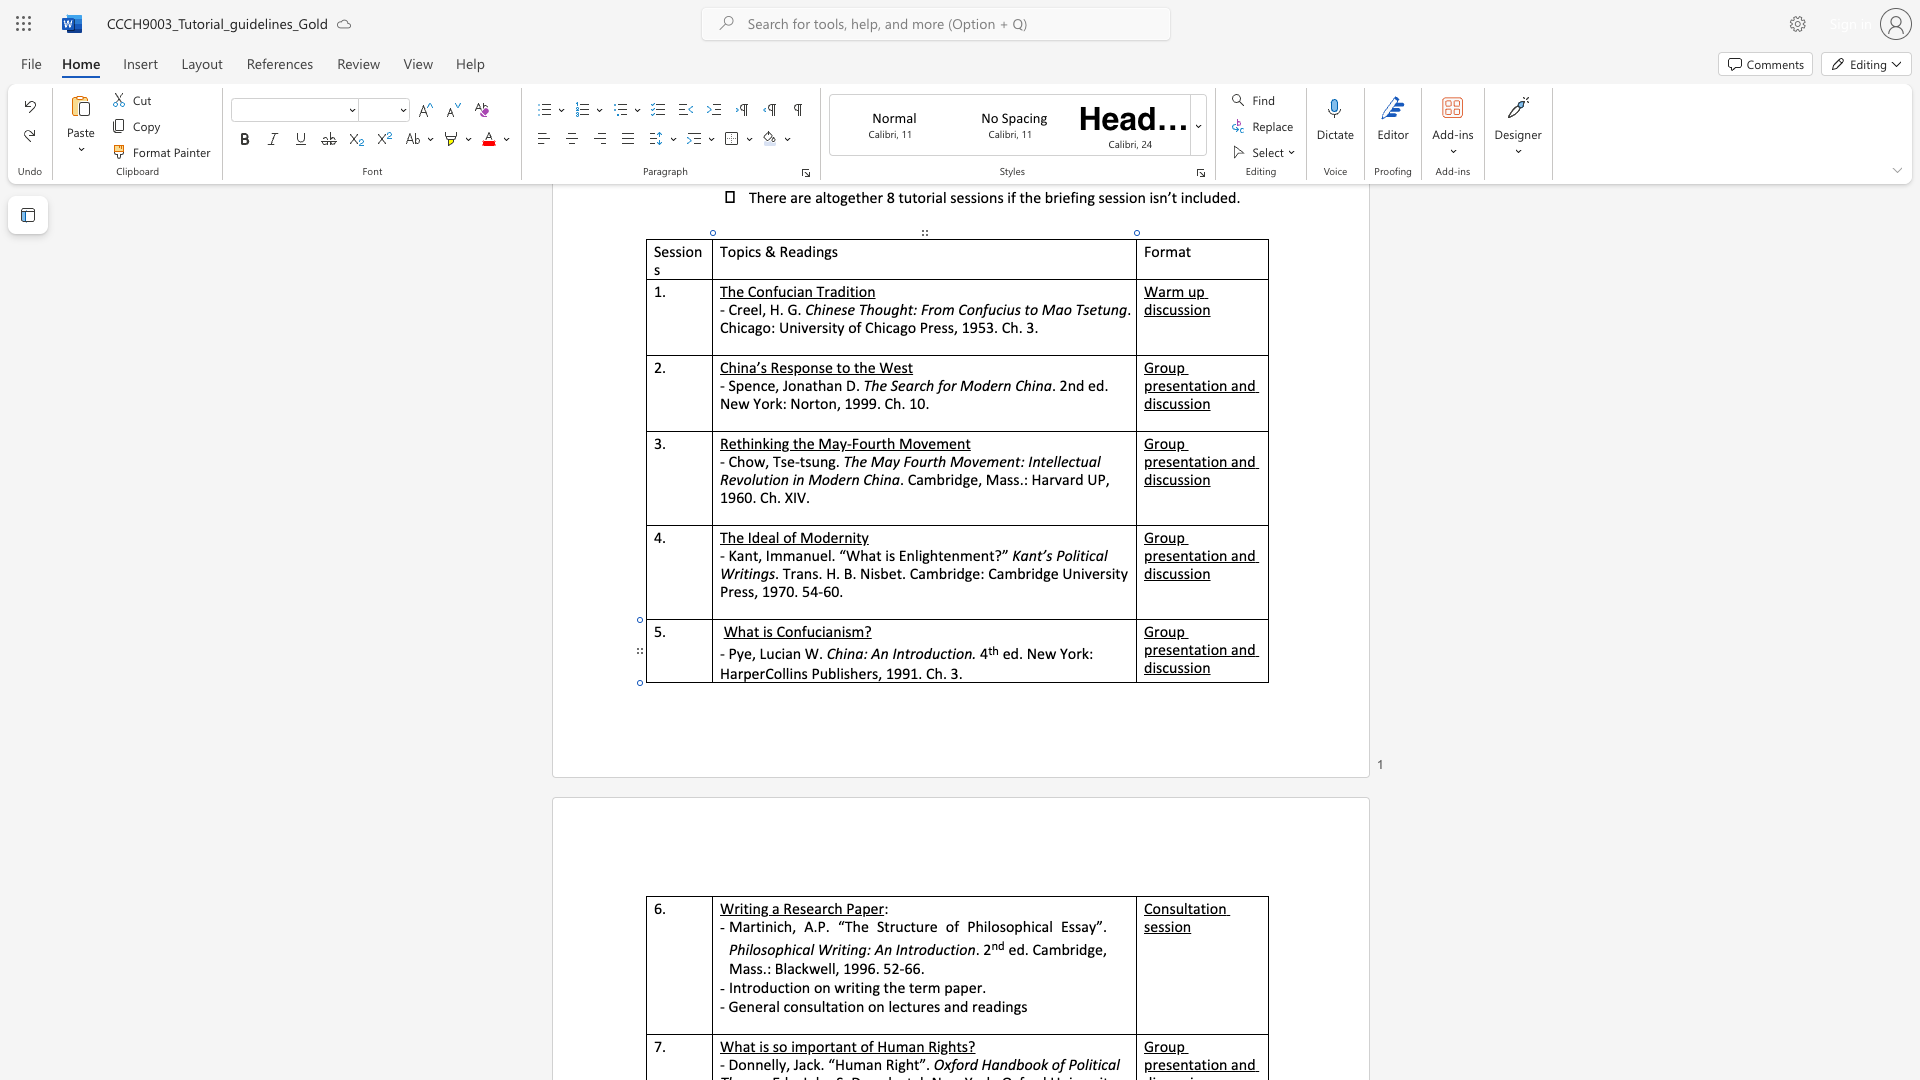  Describe the element at coordinates (858, 908) in the screenshot. I see `the 3th character "a" in the text` at that location.